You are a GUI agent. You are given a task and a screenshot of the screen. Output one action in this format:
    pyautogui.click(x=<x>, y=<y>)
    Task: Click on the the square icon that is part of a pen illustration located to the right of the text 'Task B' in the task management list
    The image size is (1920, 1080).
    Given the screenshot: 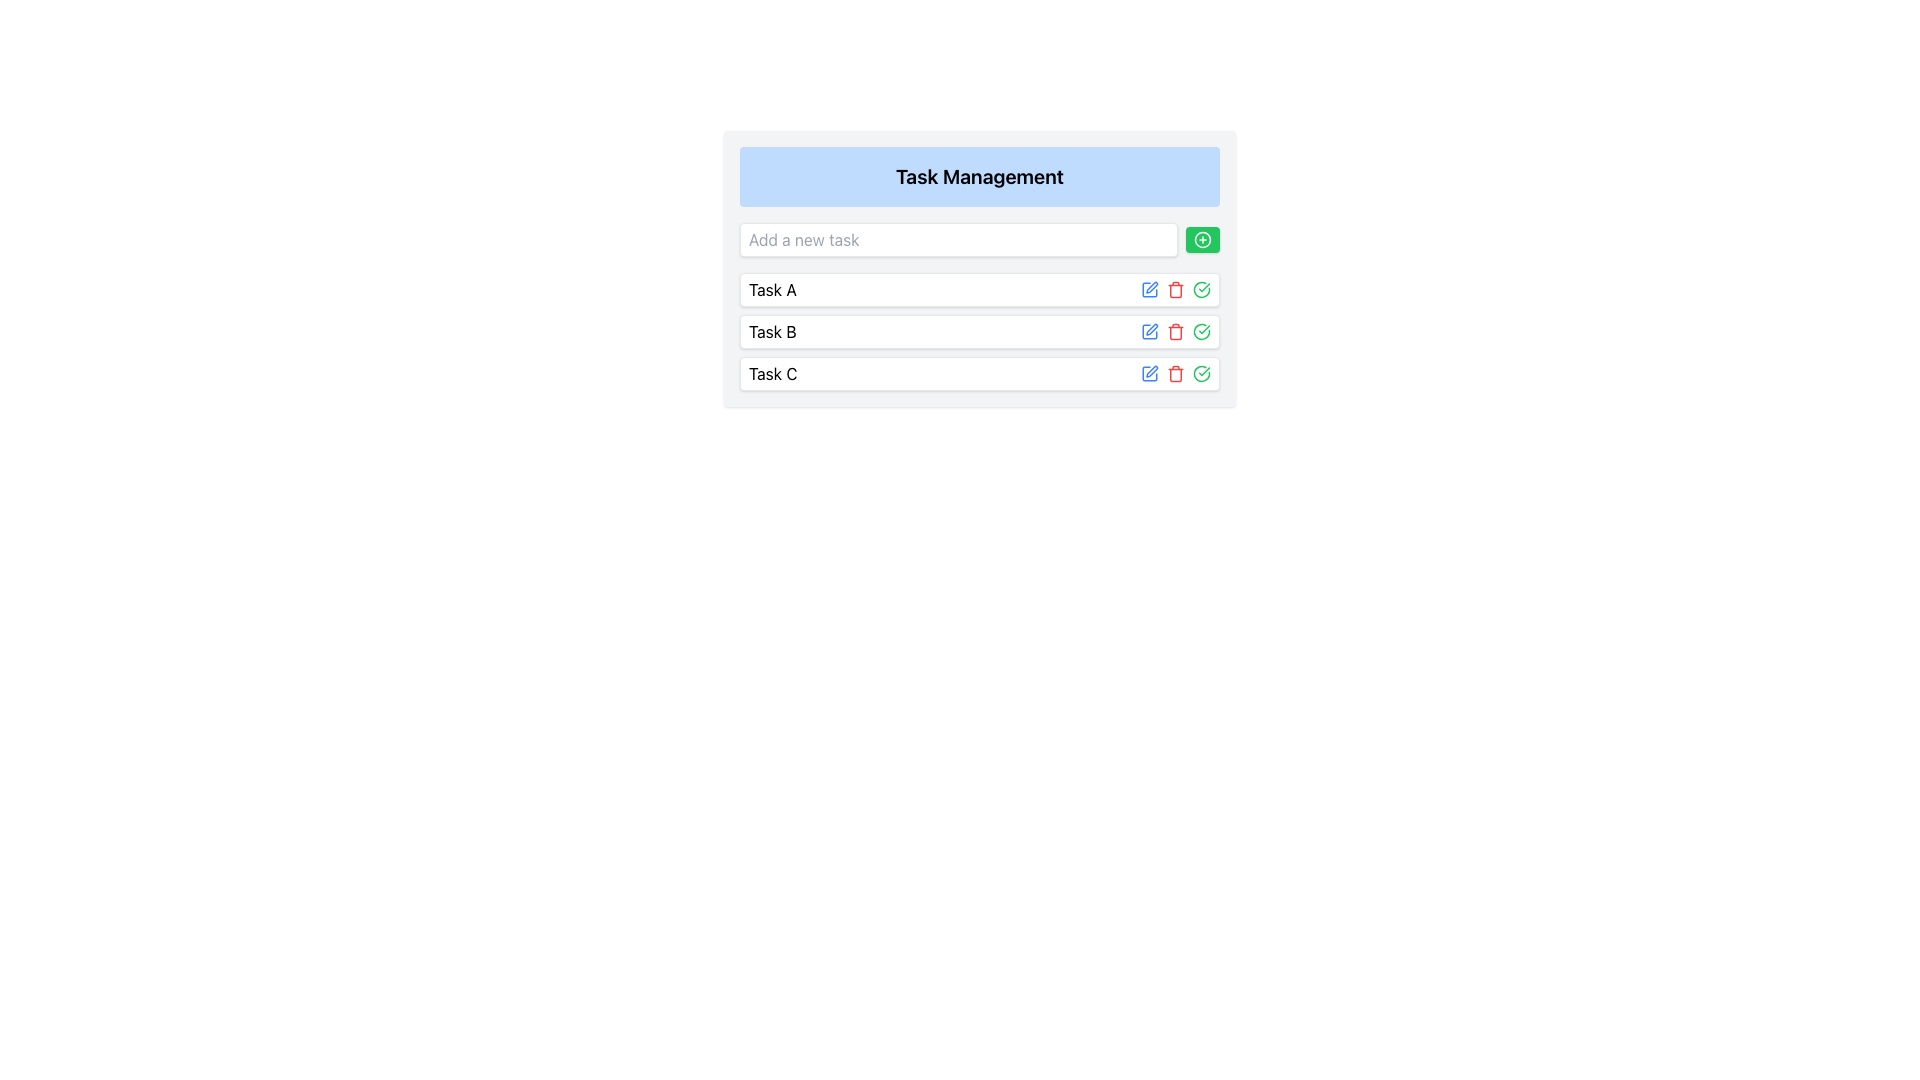 What is the action you would take?
    pyautogui.click(x=1150, y=289)
    